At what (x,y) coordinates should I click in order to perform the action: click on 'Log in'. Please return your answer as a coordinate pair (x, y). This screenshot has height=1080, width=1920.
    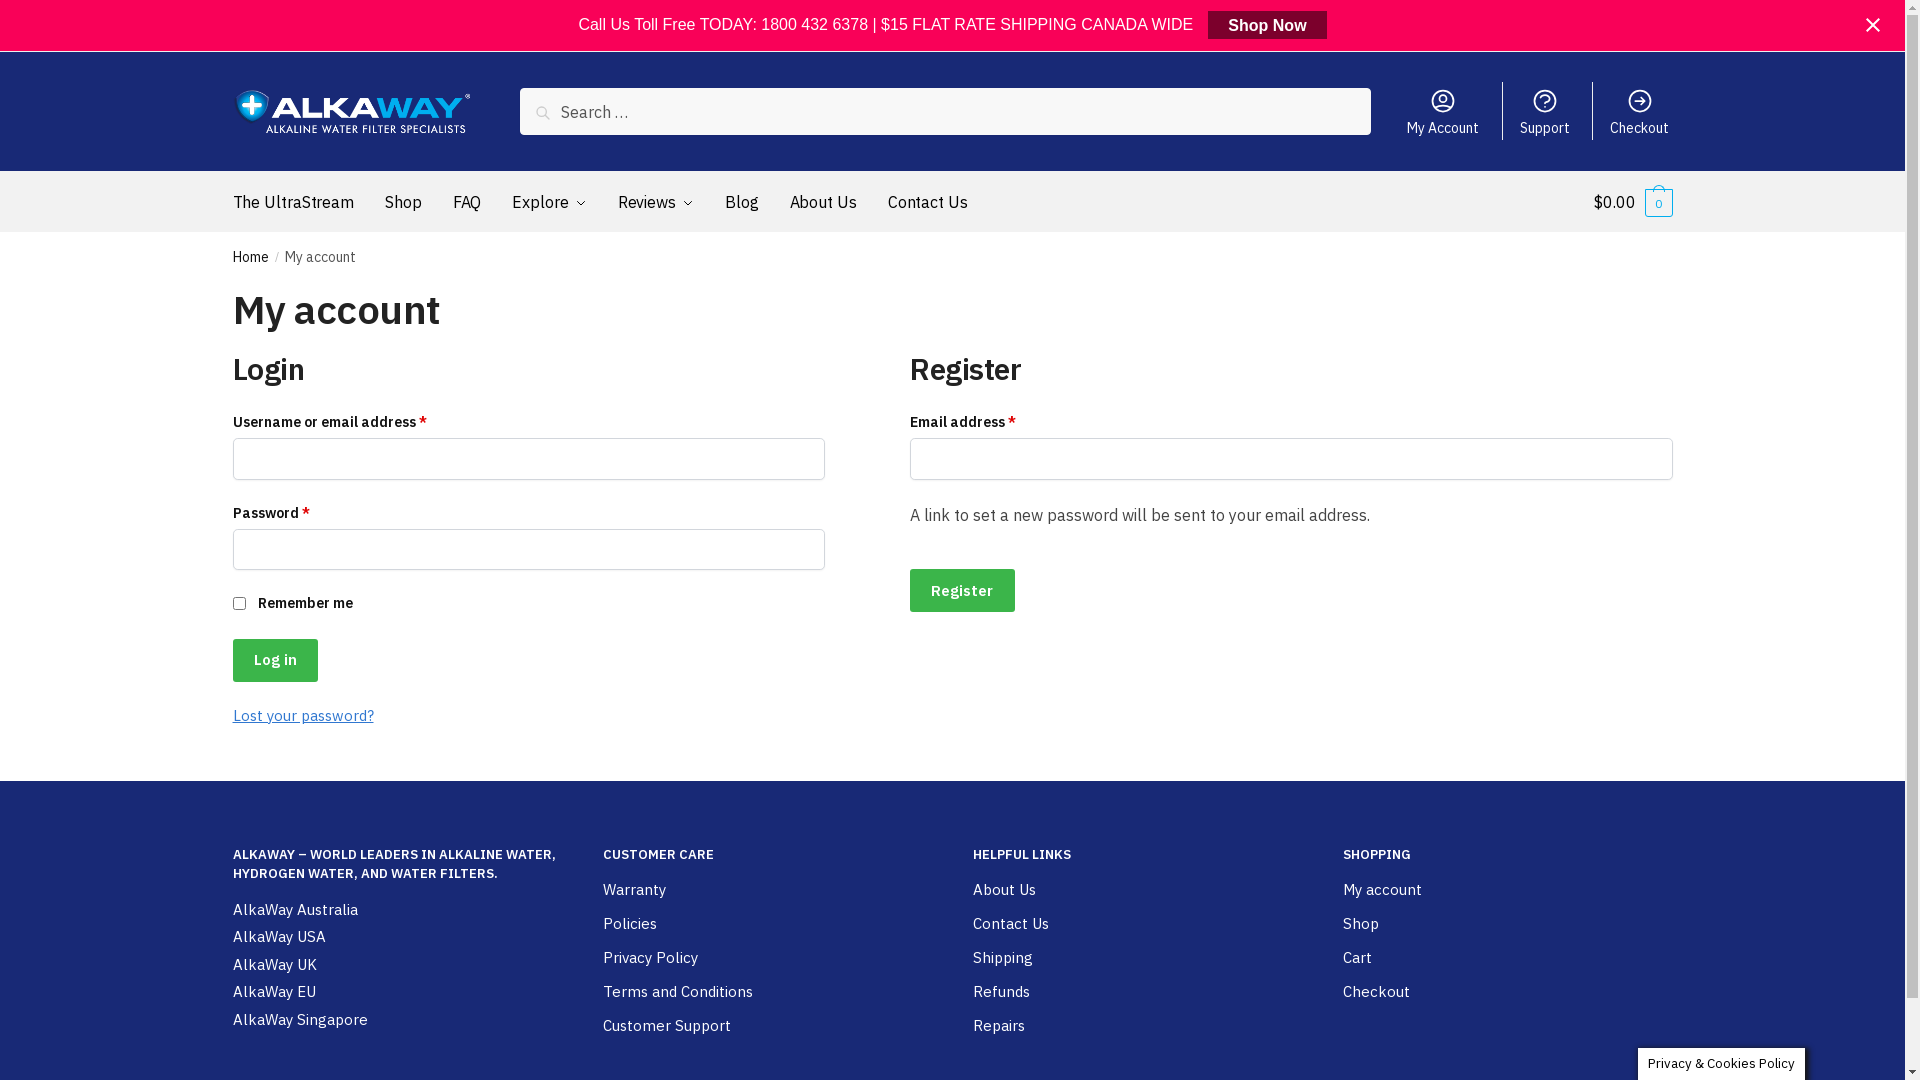
    Looking at the image, I should click on (231, 660).